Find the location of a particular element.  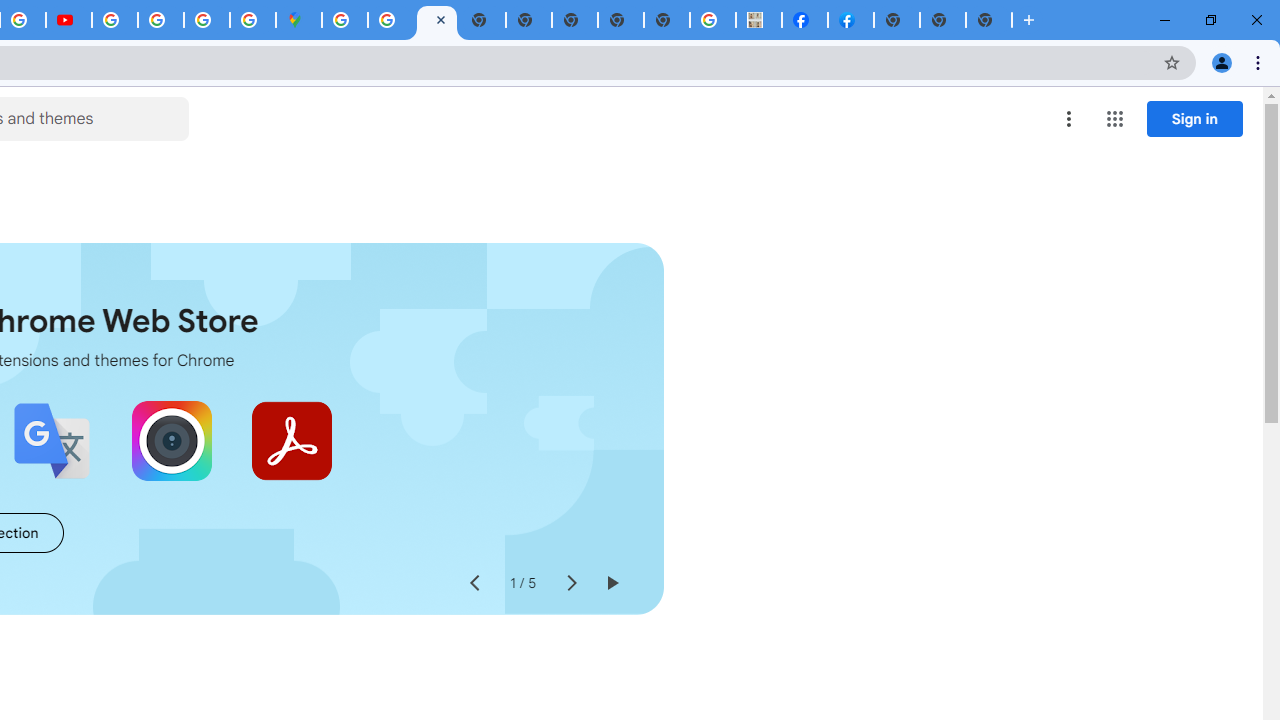

'Sign Up for Facebook' is located at coordinates (851, 20).